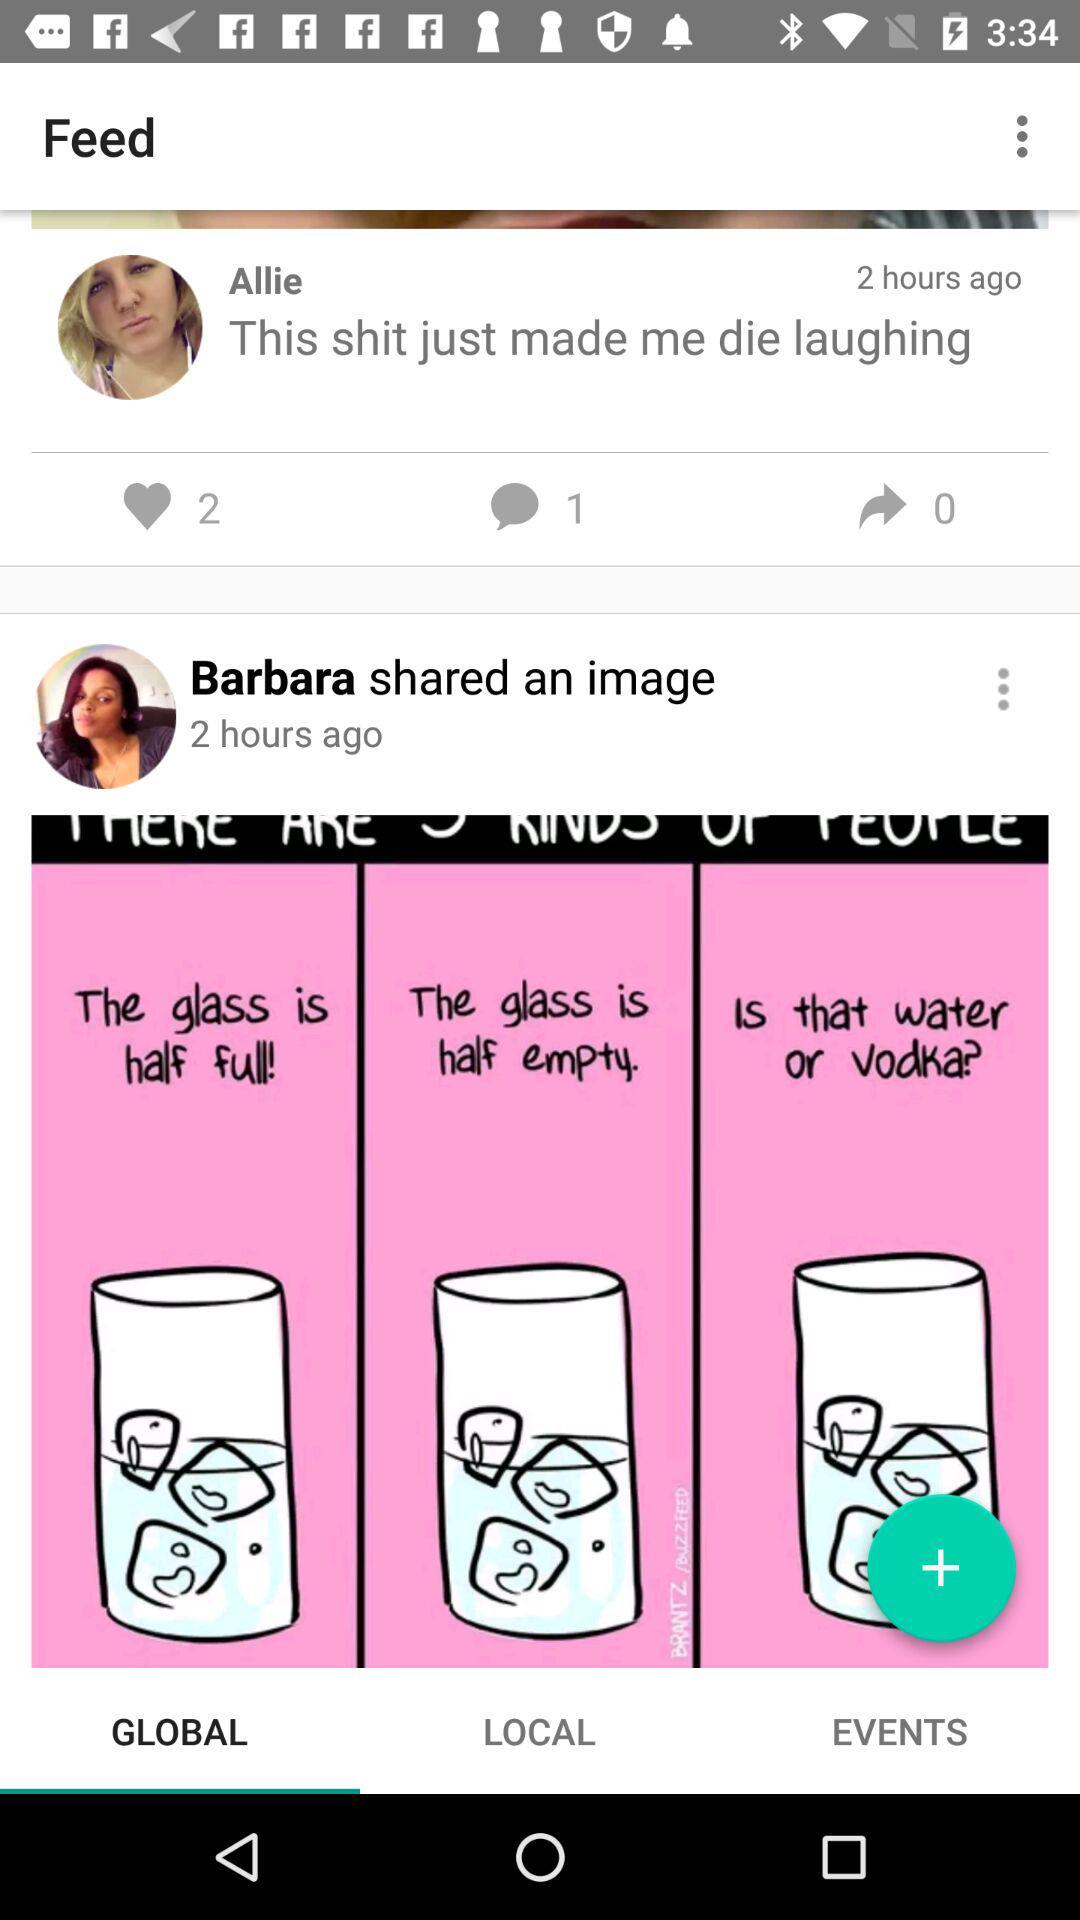  Describe the element at coordinates (103, 716) in the screenshot. I see `profile picture` at that location.